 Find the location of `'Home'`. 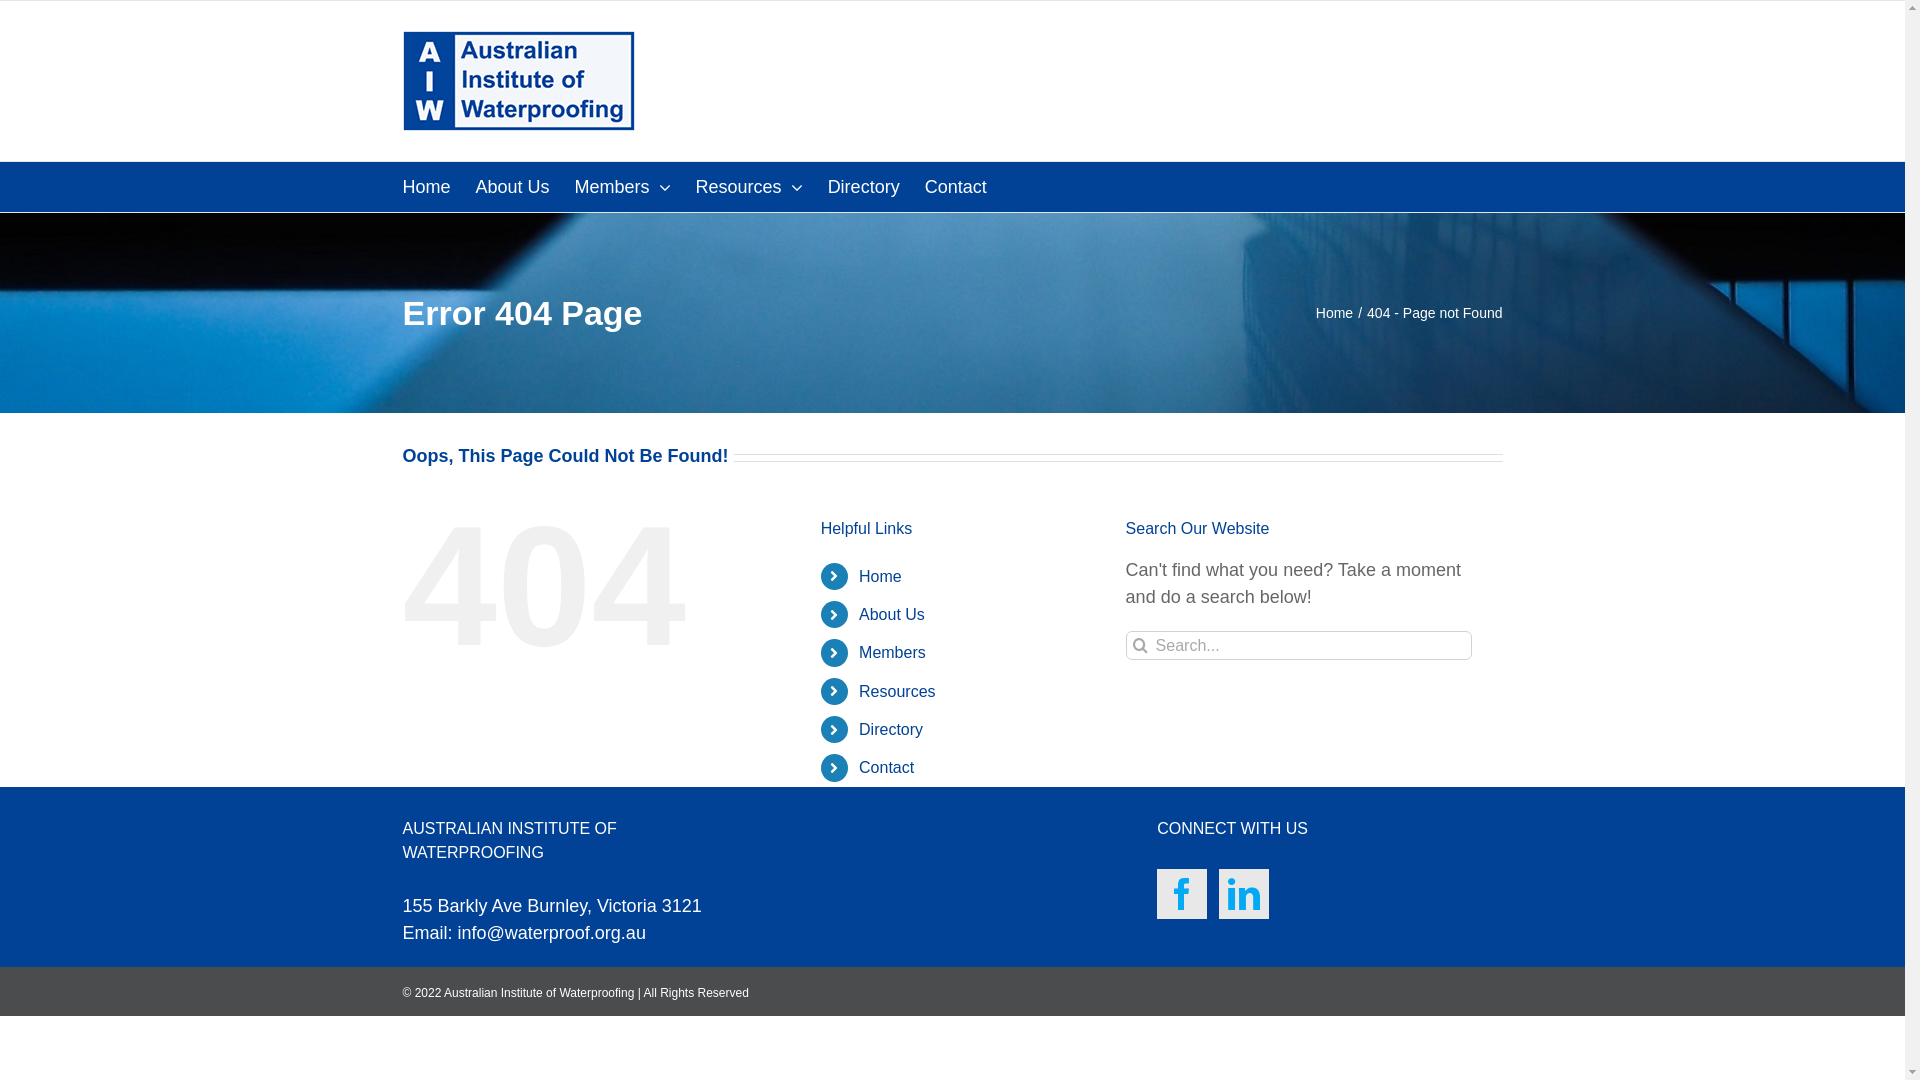

'Home' is located at coordinates (1334, 312).